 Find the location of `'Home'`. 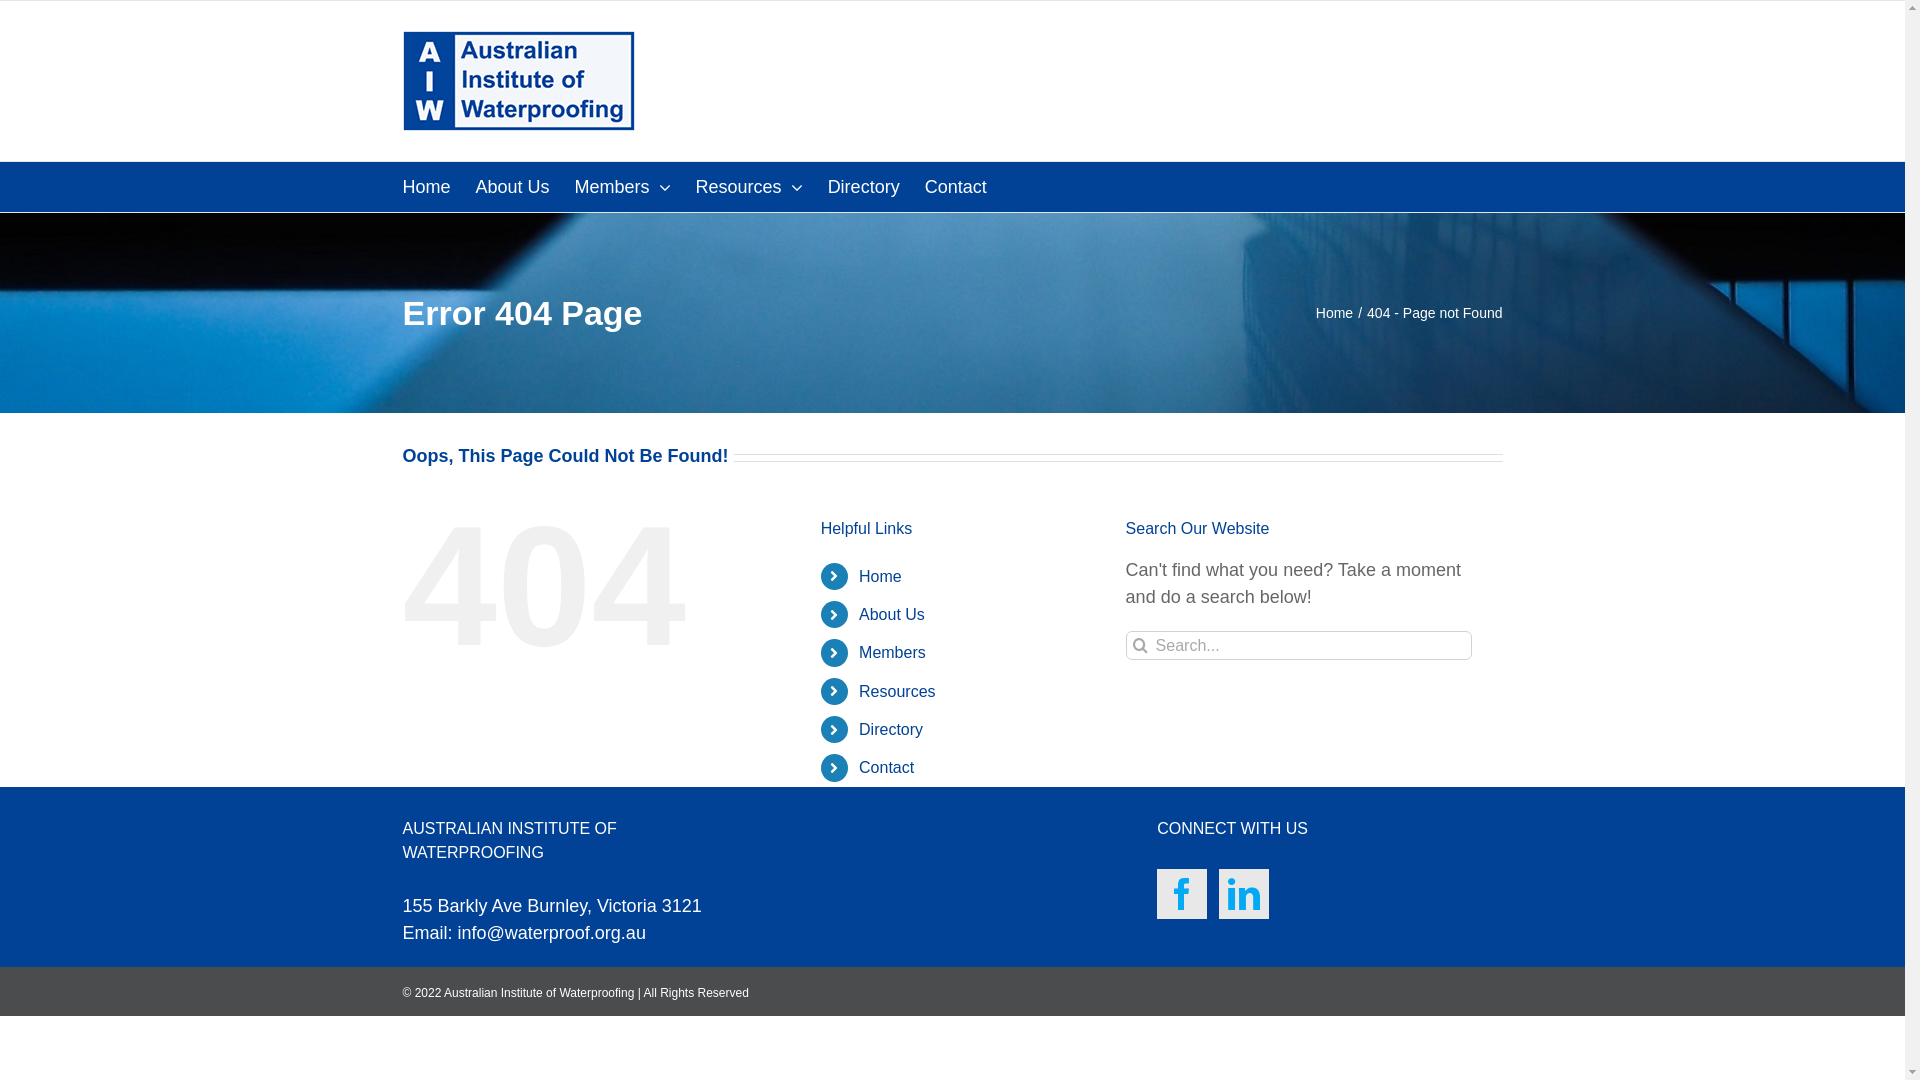

'Home' is located at coordinates (1334, 312).